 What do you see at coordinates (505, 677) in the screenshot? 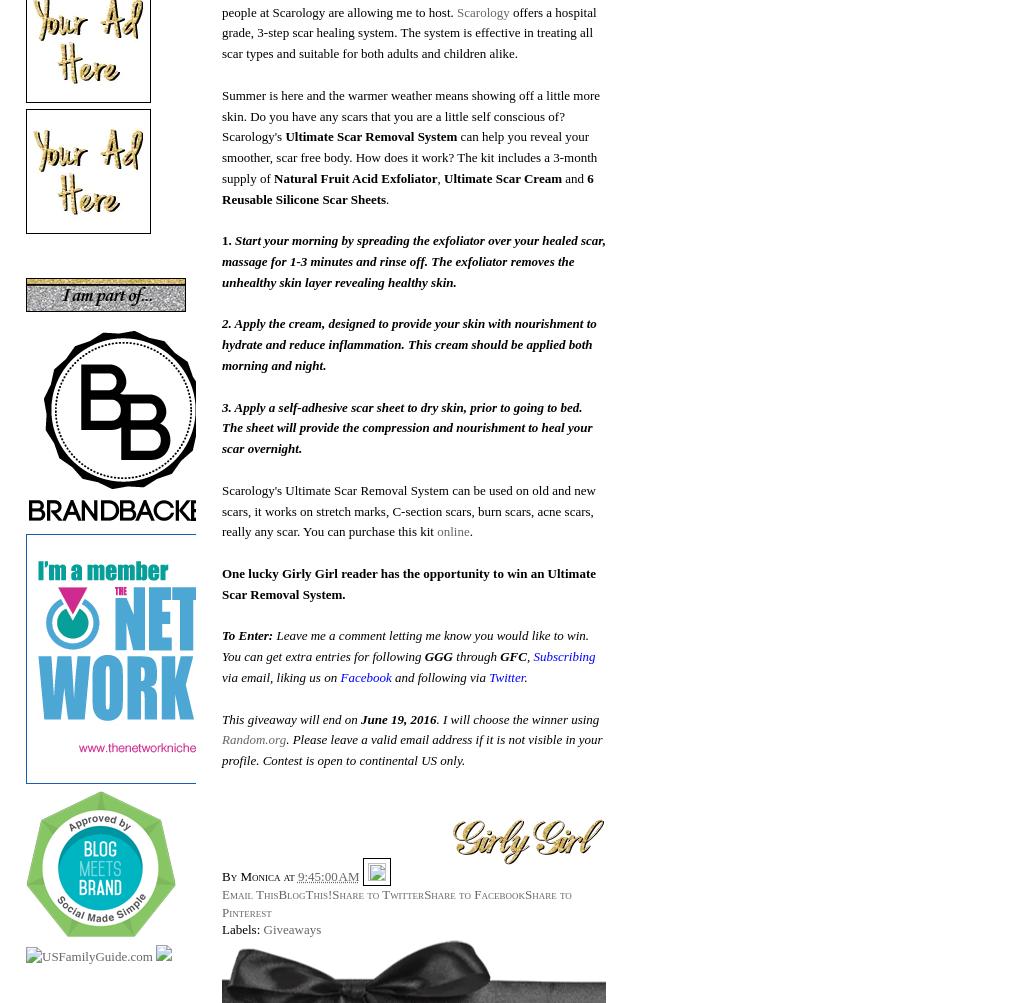
I see `'Twitter'` at bounding box center [505, 677].